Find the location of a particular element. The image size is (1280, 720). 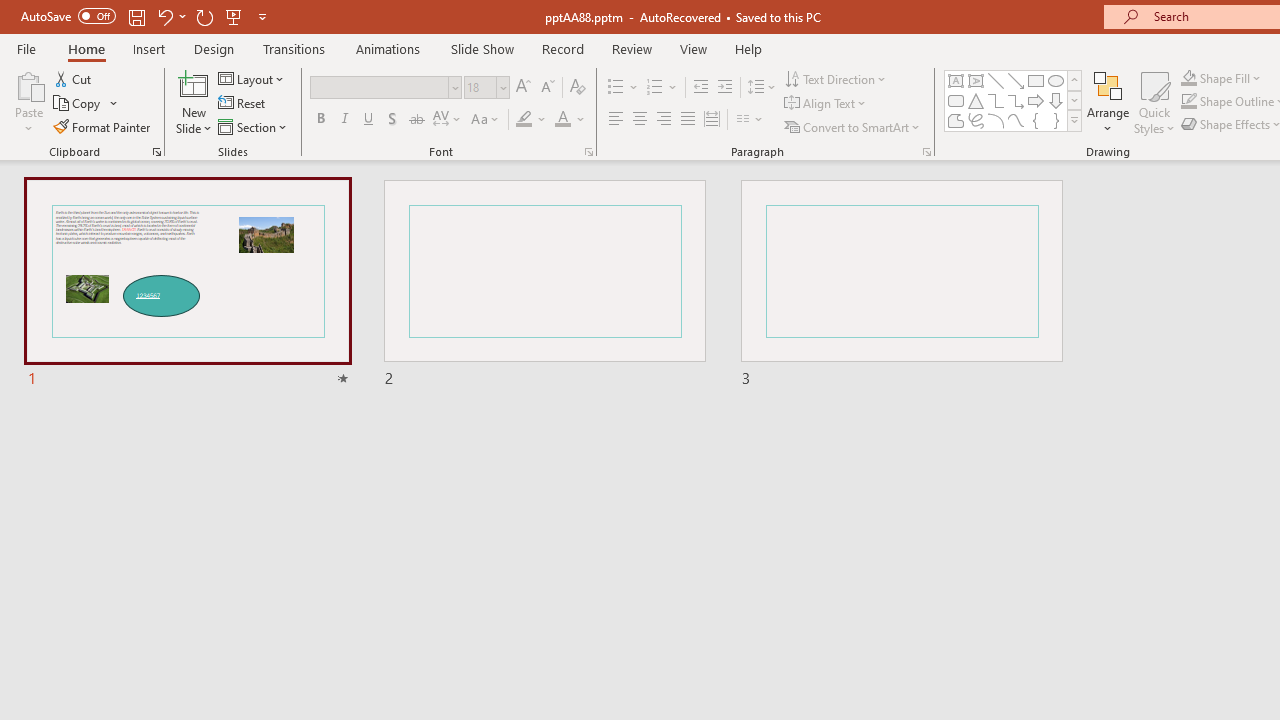

'Connector: Elbow Arrow' is located at coordinates (1016, 100).